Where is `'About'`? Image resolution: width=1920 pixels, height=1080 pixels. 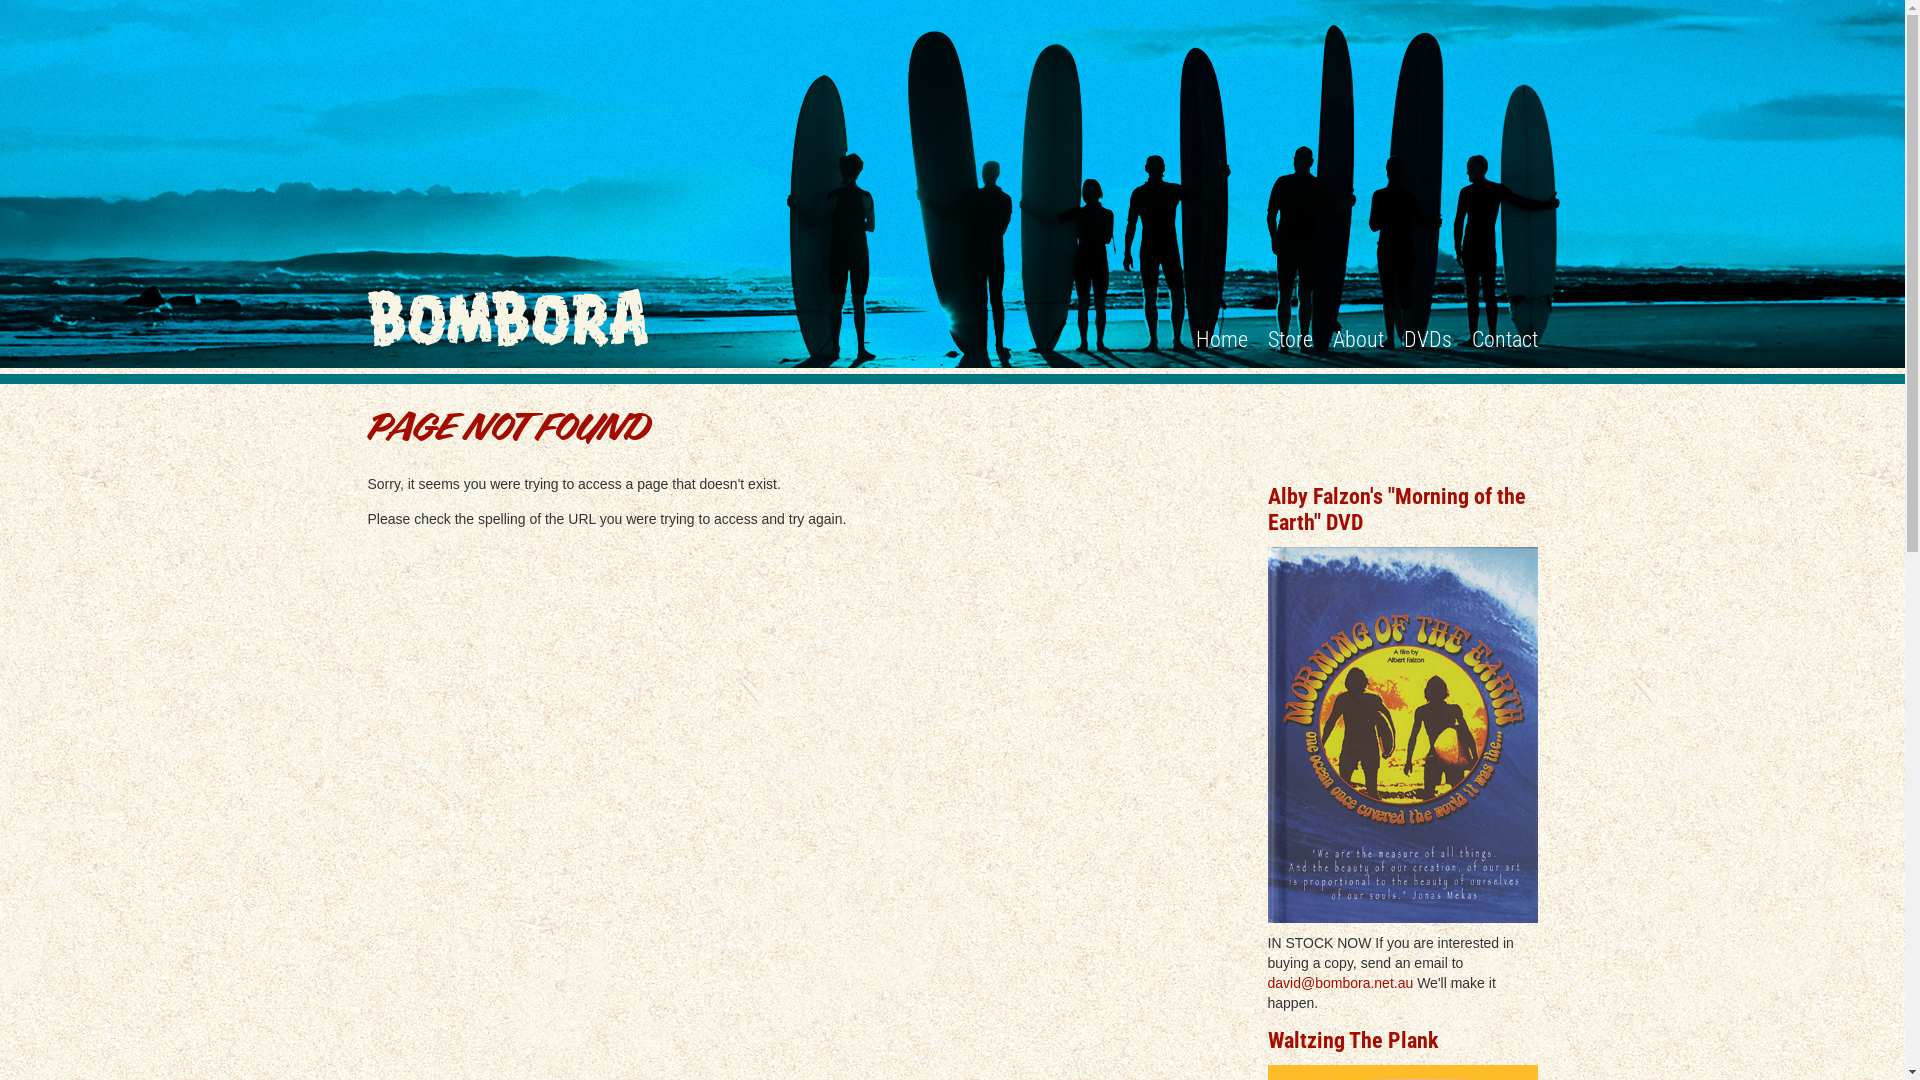
'About' is located at coordinates (1357, 338).